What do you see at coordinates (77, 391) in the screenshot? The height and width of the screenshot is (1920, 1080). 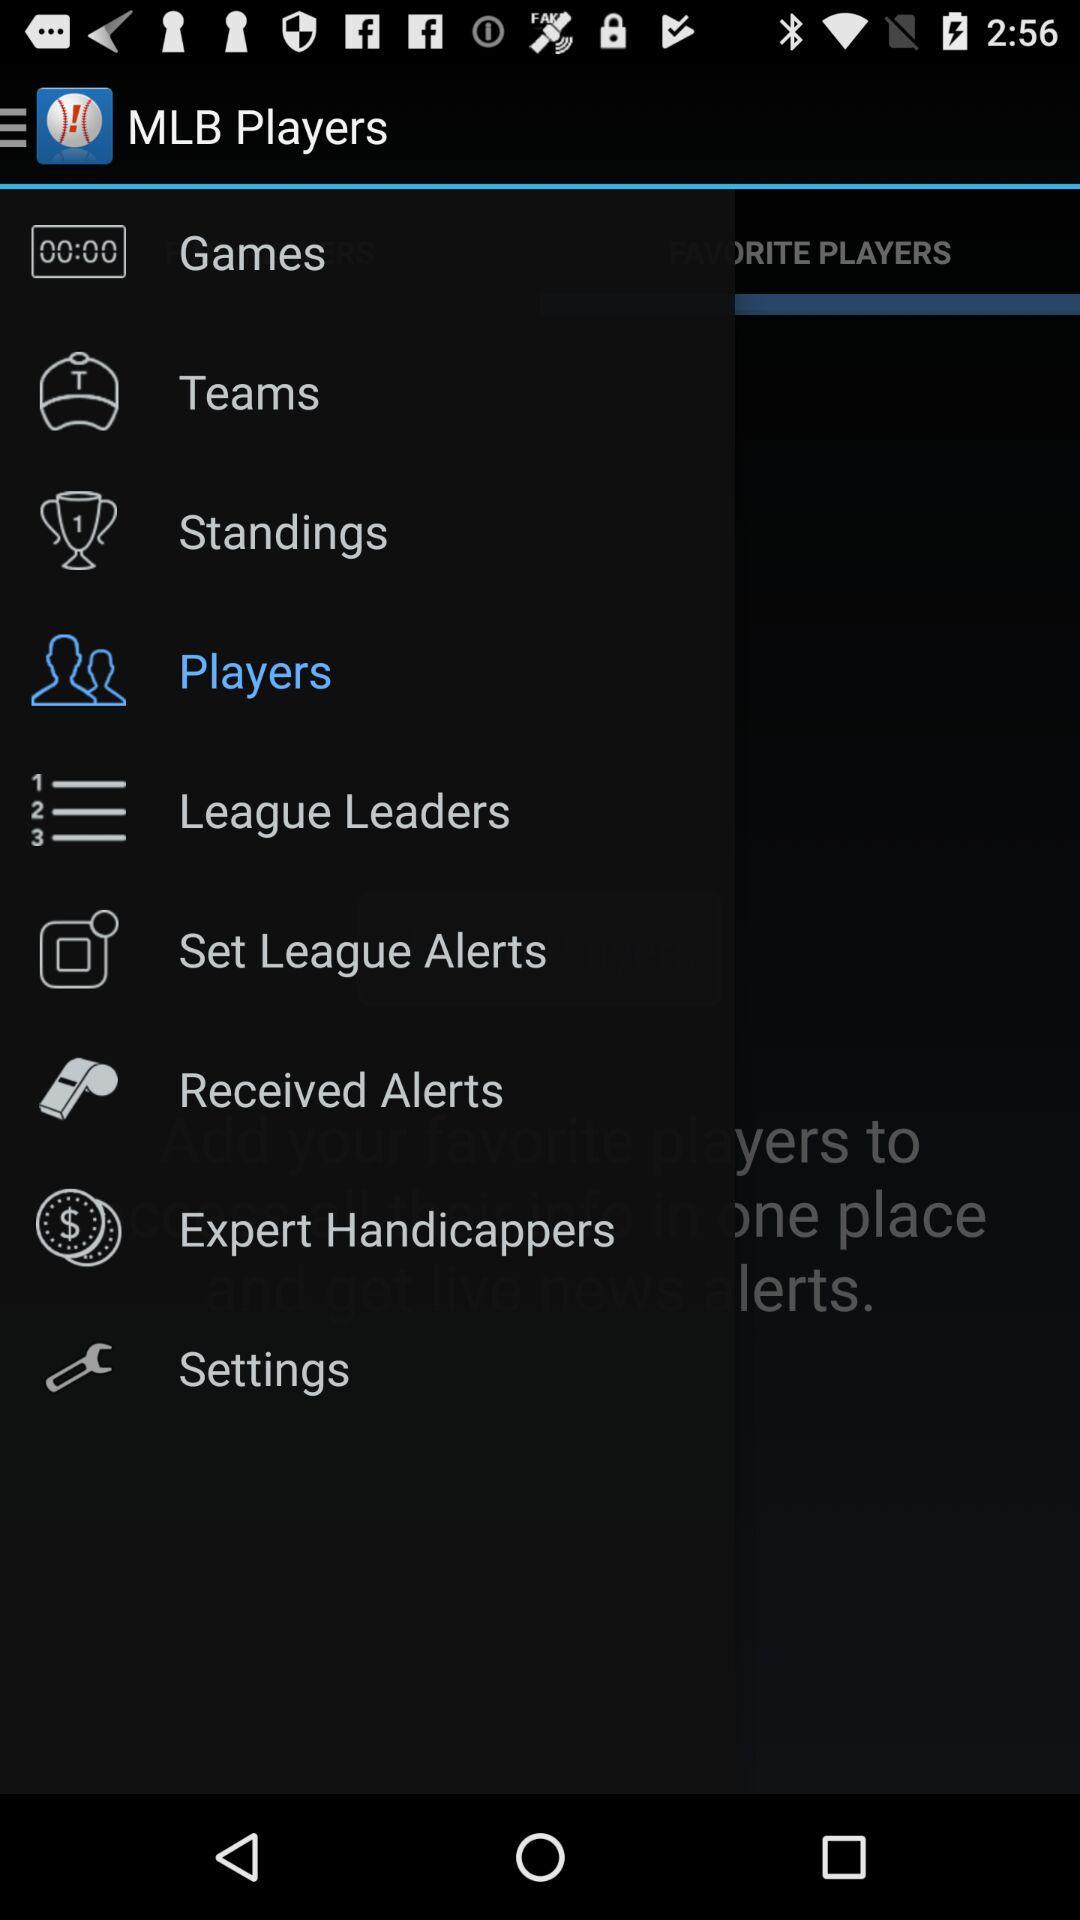 I see `the icon beside teams` at bounding box center [77, 391].